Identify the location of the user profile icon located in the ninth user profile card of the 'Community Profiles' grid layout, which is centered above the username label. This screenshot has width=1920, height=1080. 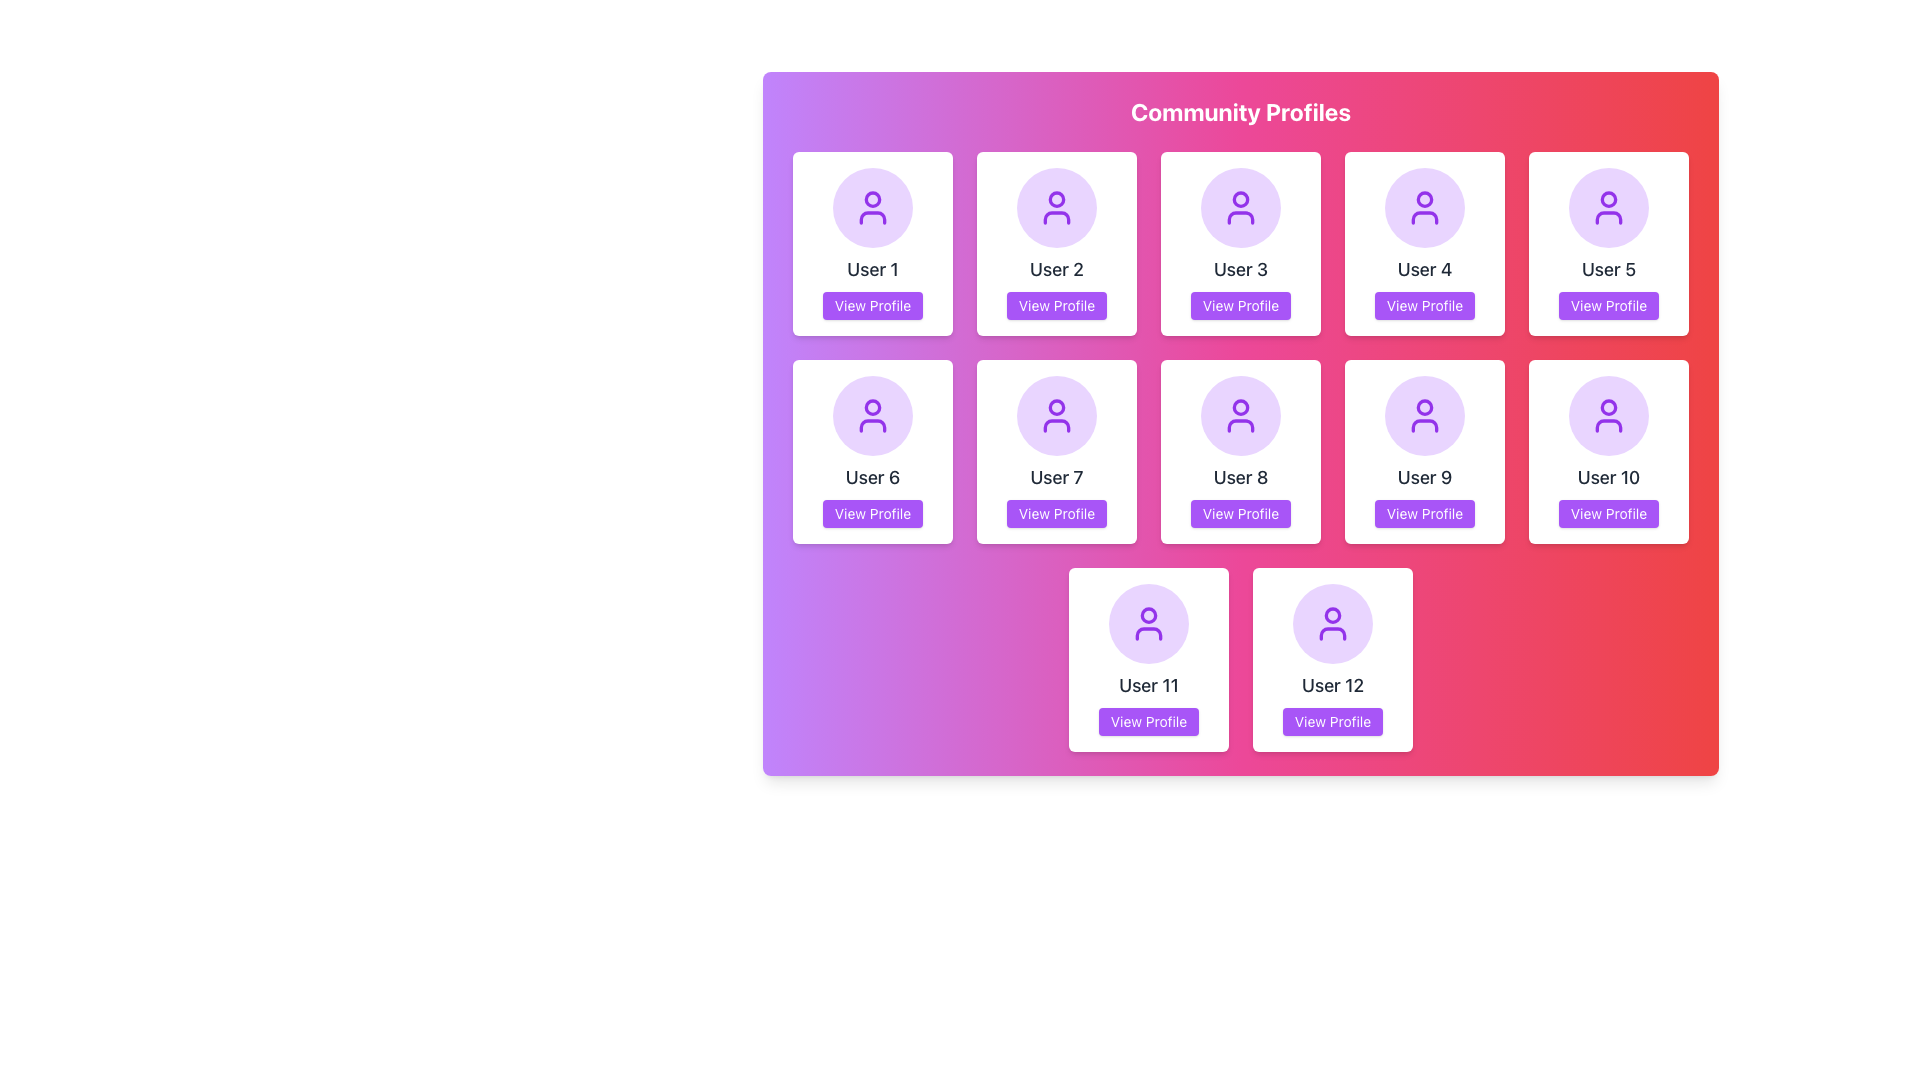
(1424, 415).